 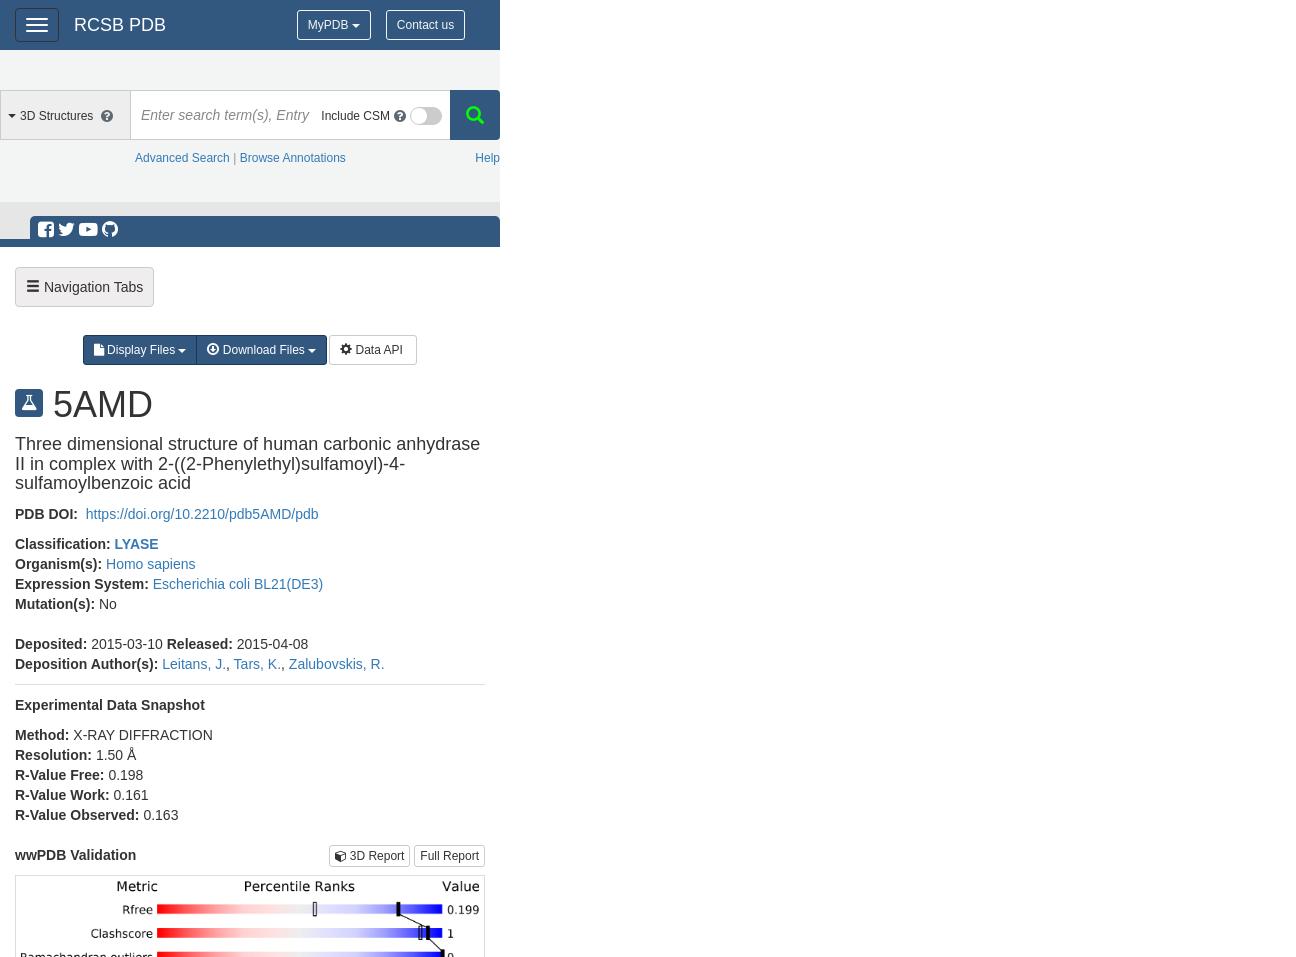 What do you see at coordinates (247, 461) in the screenshot?
I see `'Three dimensional structure of human carbonic anhydrase II in complex with 2-((2-Phenylethyl)sulfamoyl)-4-sulfamoylbenzoic acid'` at bounding box center [247, 461].